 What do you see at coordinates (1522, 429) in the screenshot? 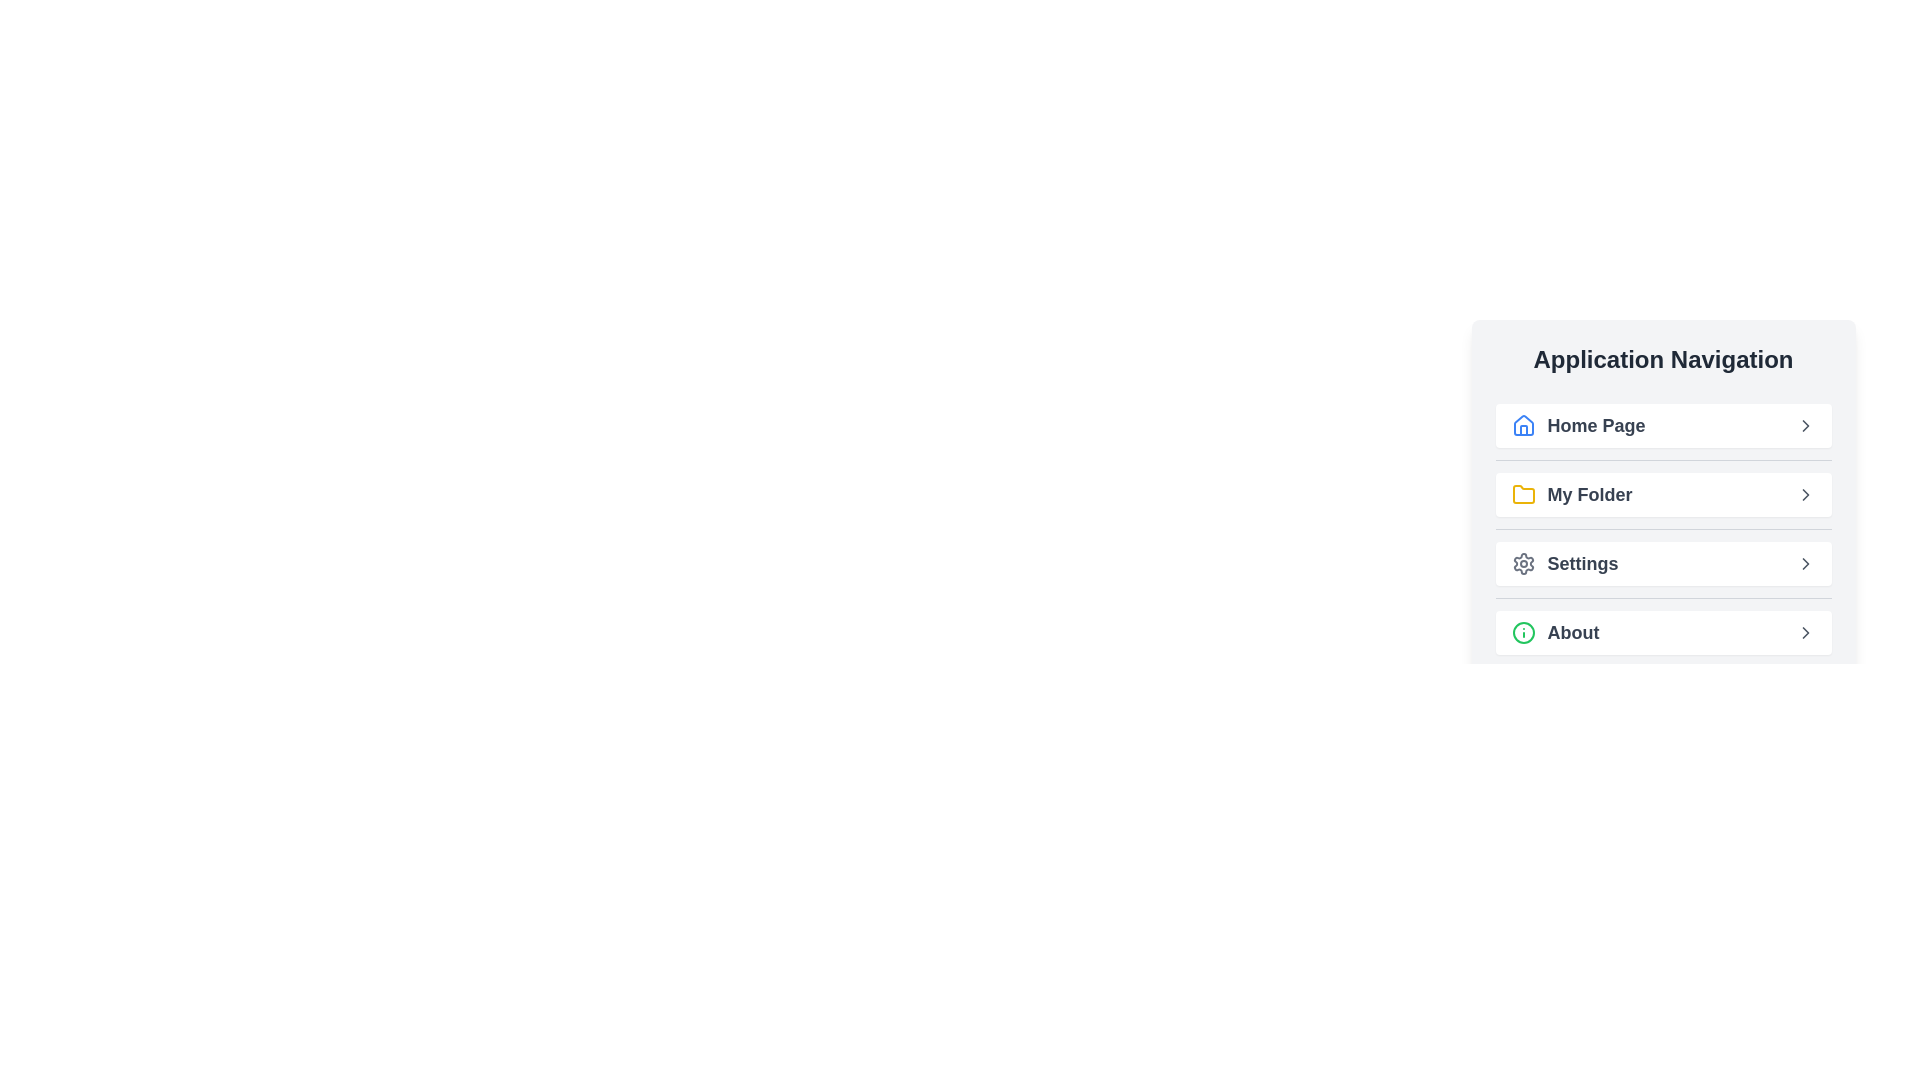
I see `house icon element located at the bottom center of the first icon in the navigation menu, which is associated with the 'Home Page' entry, using developer tools` at bounding box center [1522, 429].